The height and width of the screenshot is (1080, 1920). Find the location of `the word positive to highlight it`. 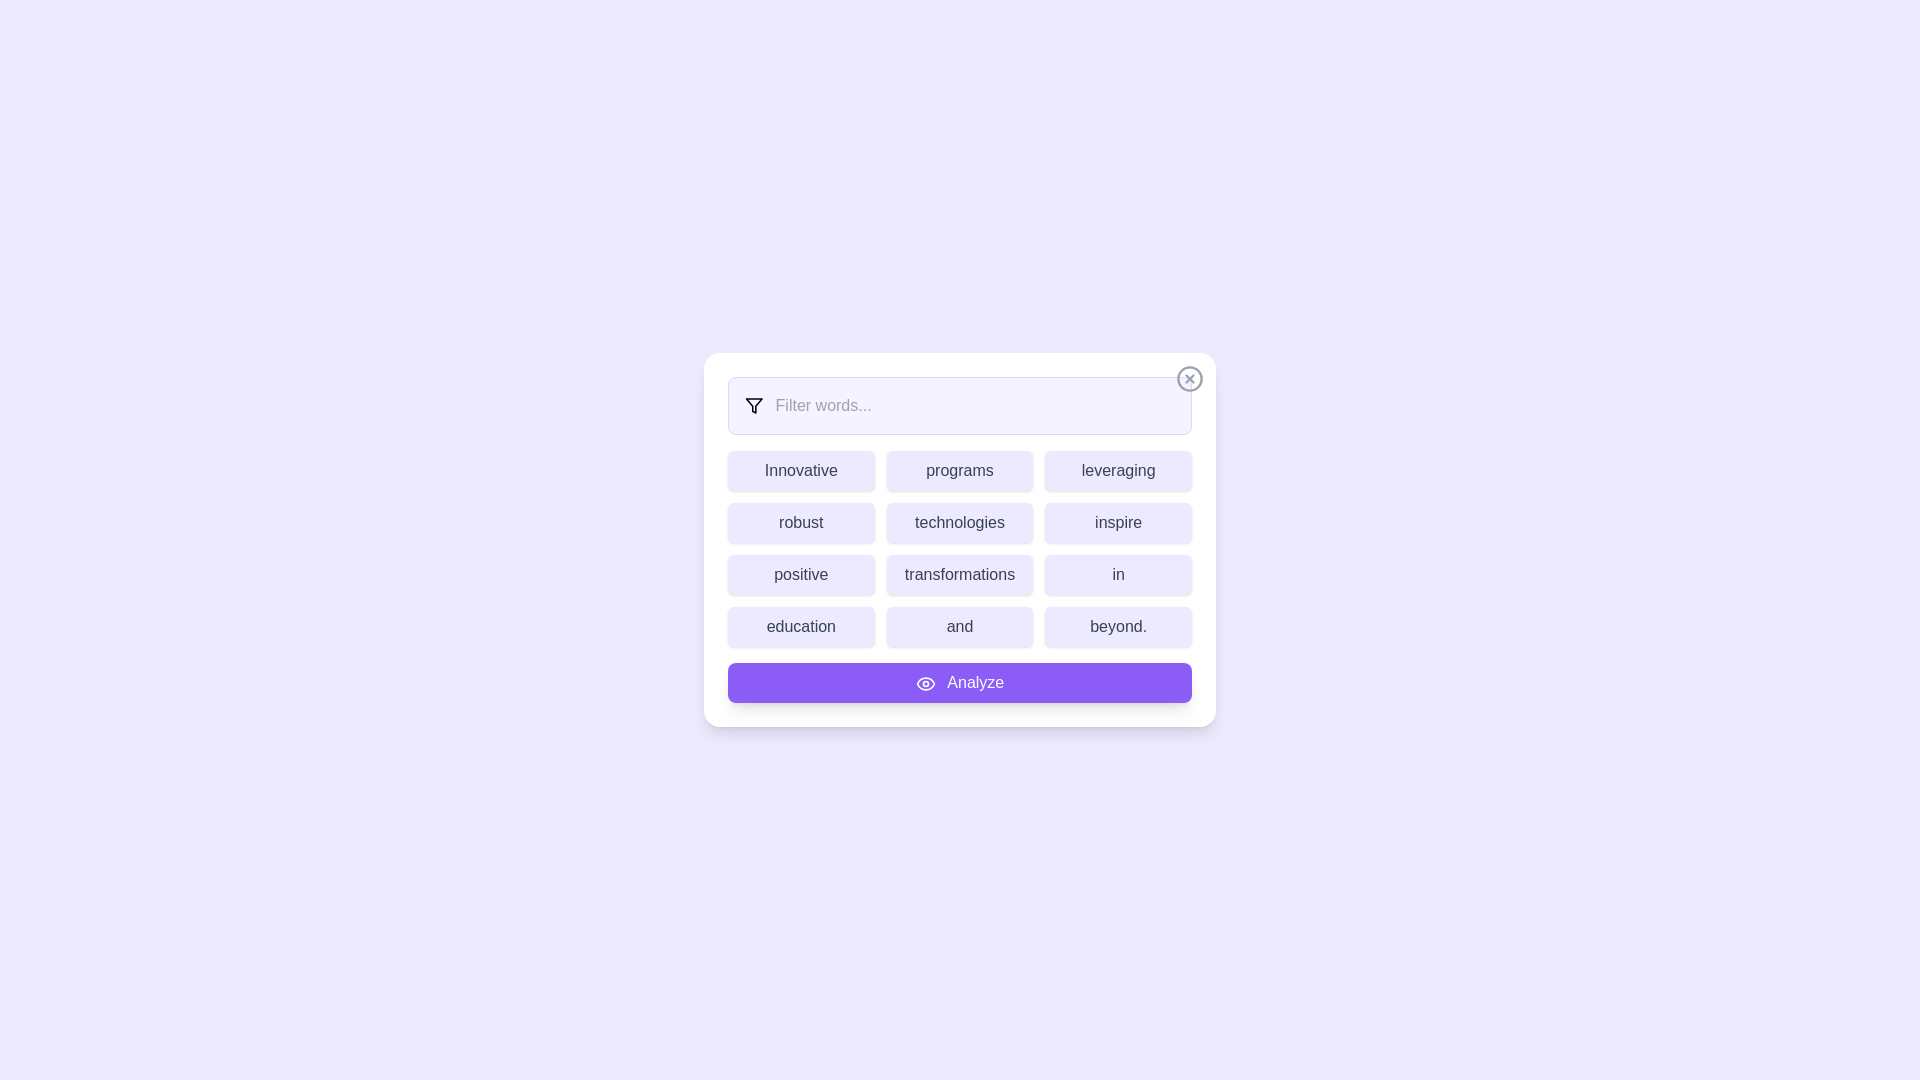

the word positive to highlight it is located at coordinates (801, 574).